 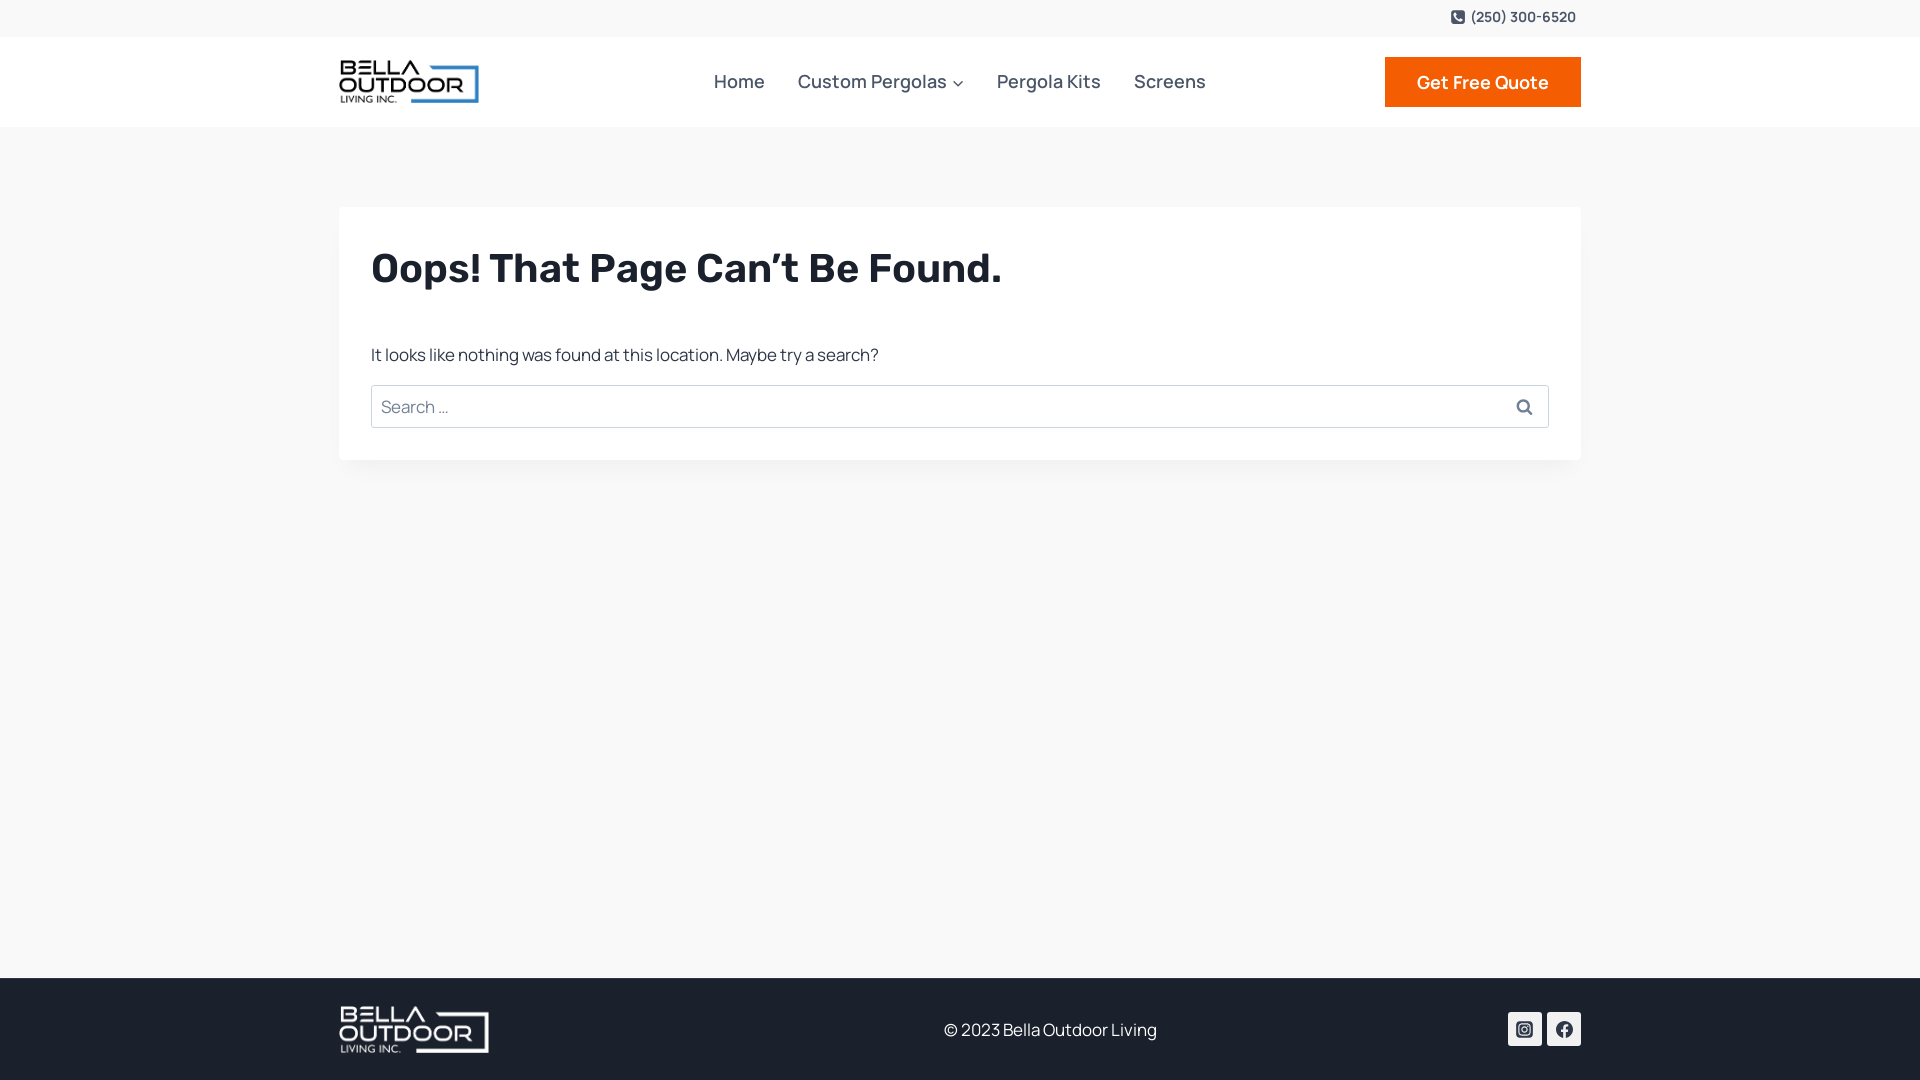 What do you see at coordinates (738, 80) in the screenshot?
I see `'Home'` at bounding box center [738, 80].